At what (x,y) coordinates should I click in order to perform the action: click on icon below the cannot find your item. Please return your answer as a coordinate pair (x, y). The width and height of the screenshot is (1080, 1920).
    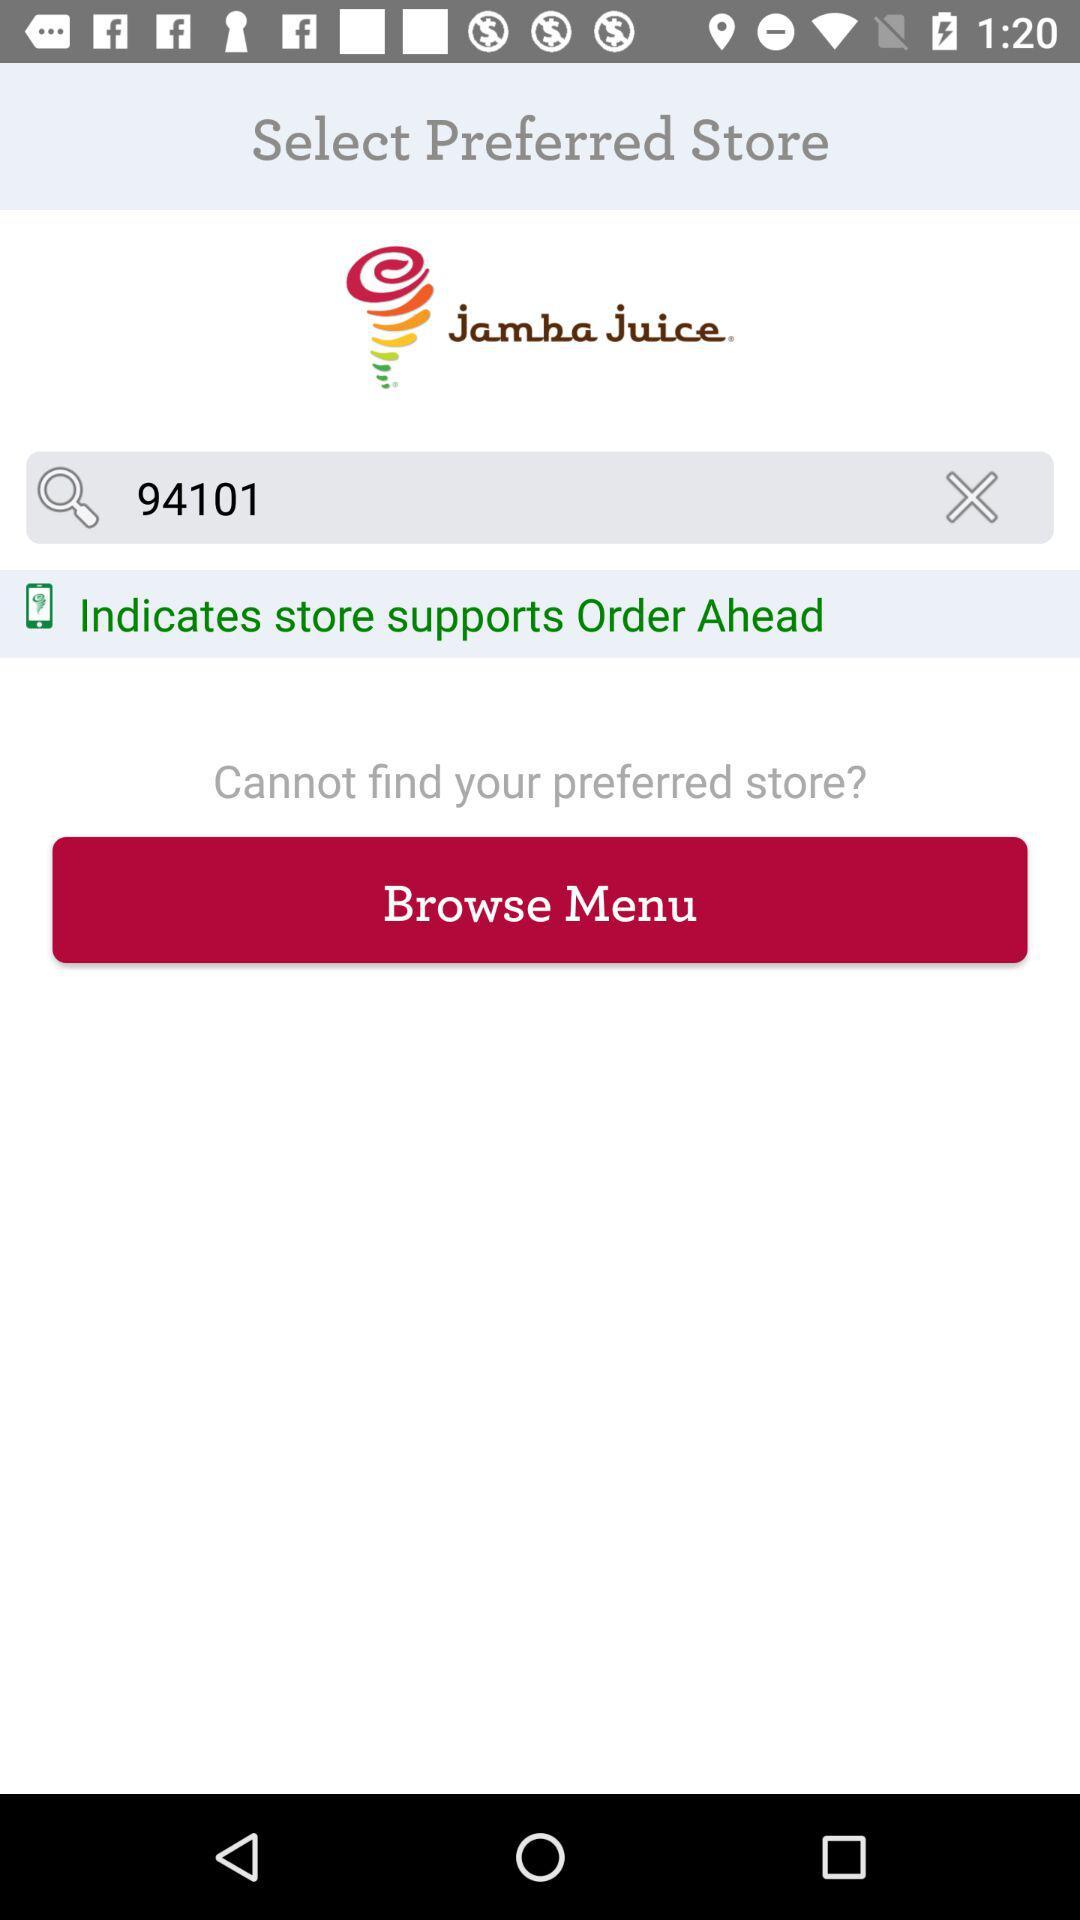
    Looking at the image, I should click on (540, 898).